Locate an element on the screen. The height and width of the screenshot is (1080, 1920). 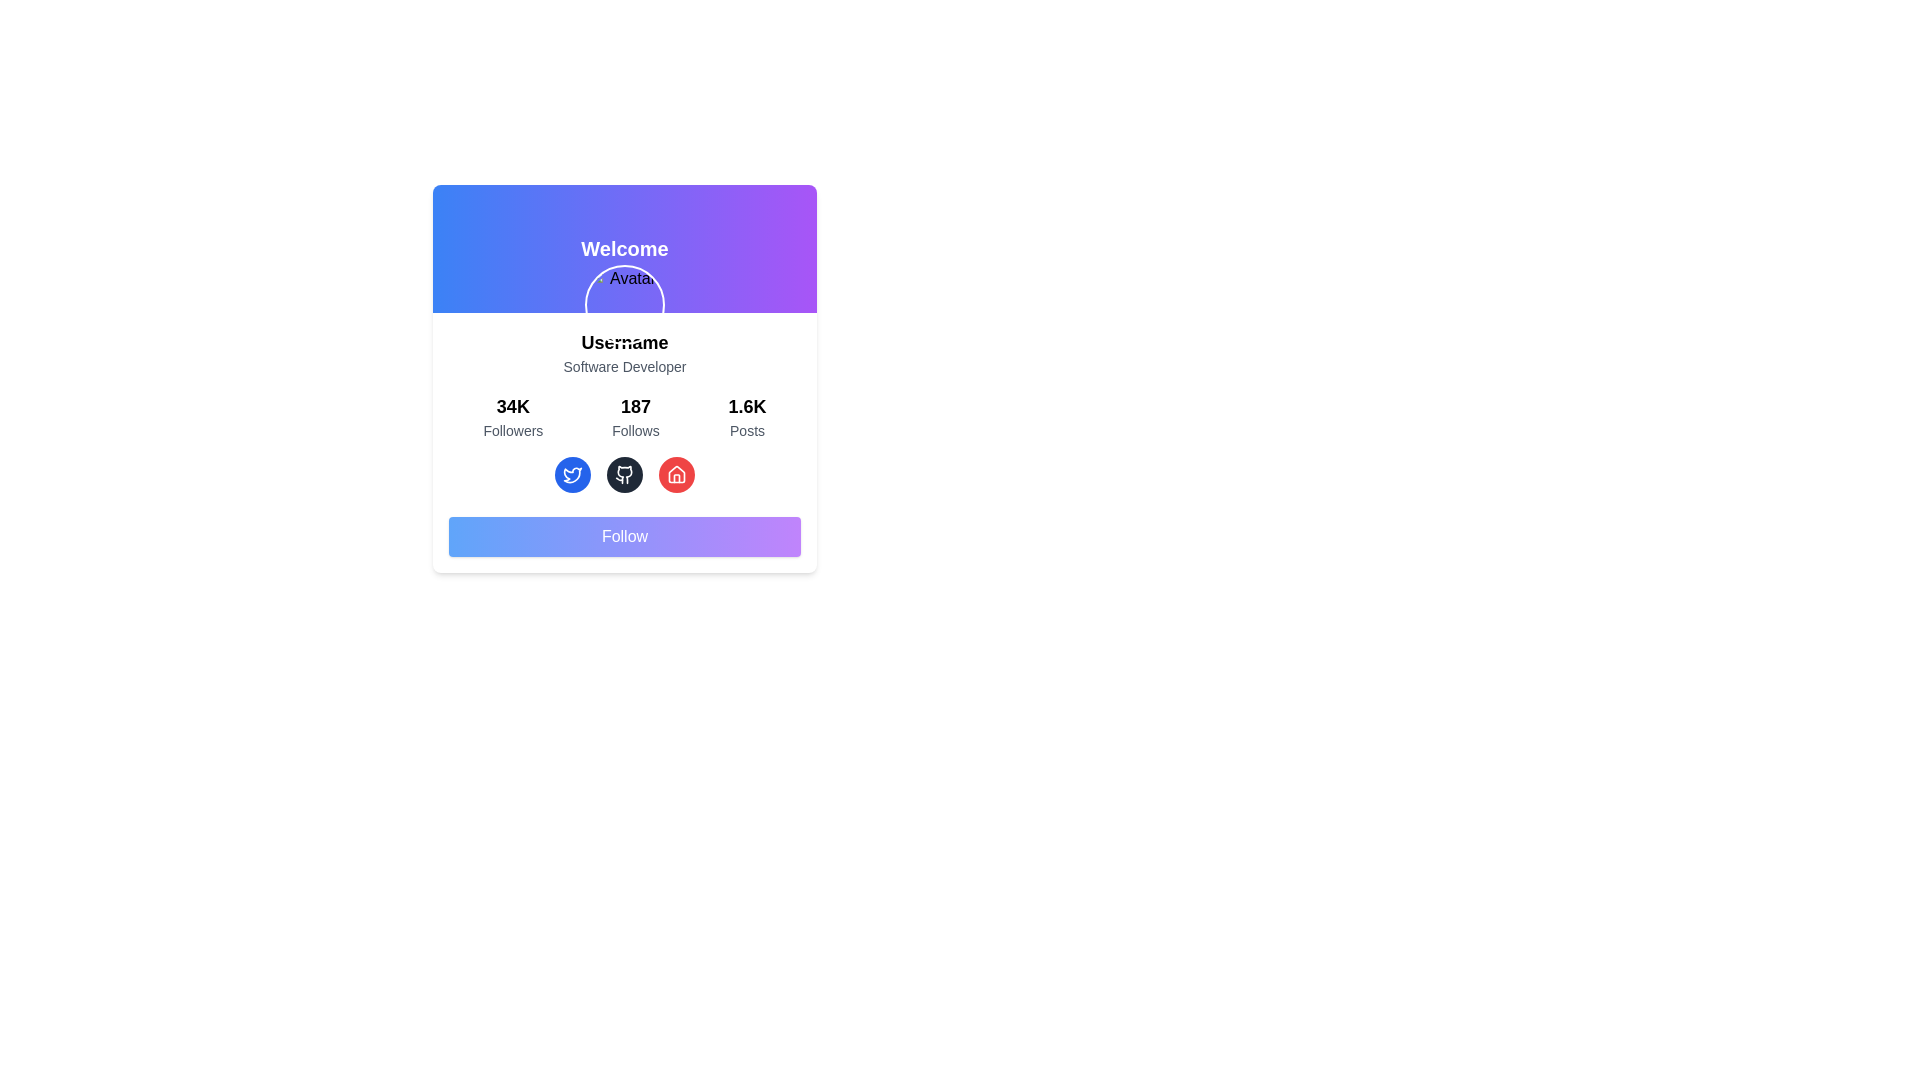
numerical and descriptive information displayed in the Text Display showing the count of follows associated with the user, located between the 'Followers' and 'Posts' components is located at coordinates (634, 415).